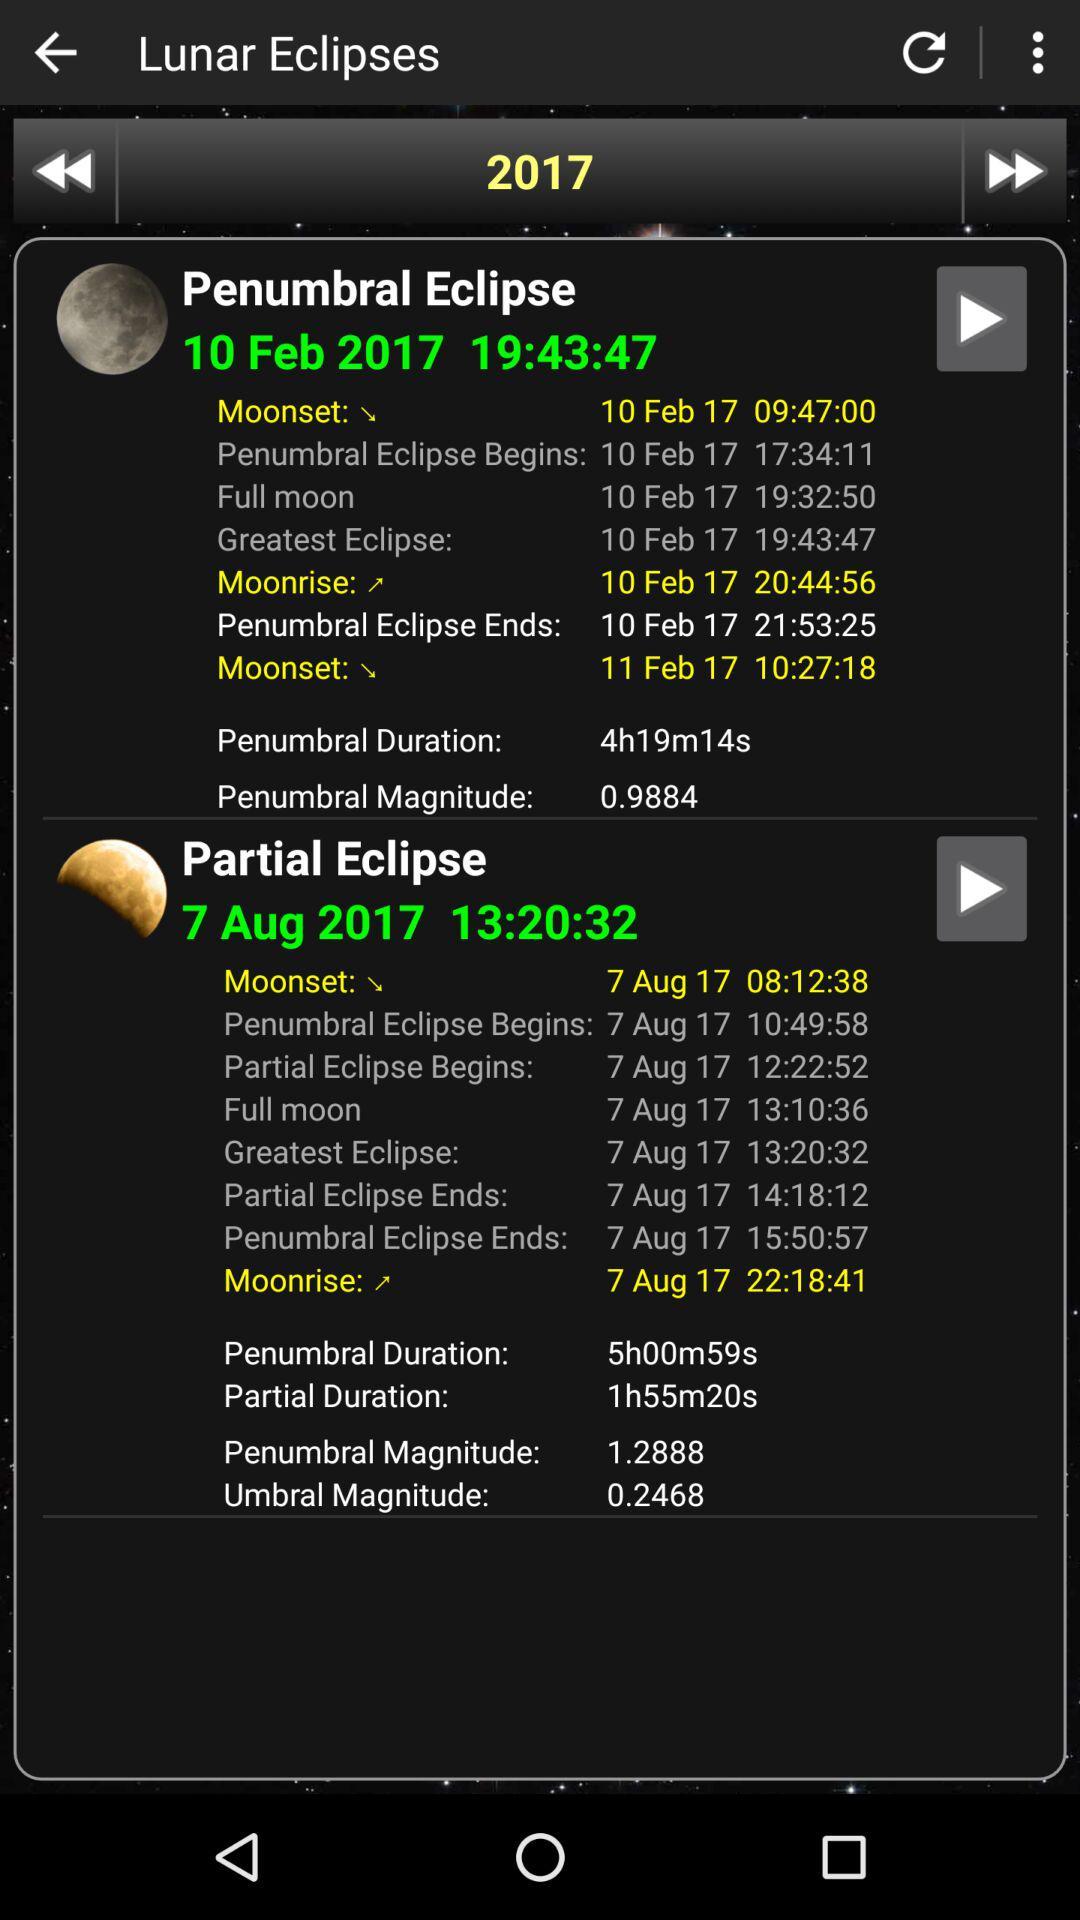 This screenshot has width=1080, height=1920. What do you see at coordinates (737, 1450) in the screenshot?
I see `the 1.2888 item` at bounding box center [737, 1450].